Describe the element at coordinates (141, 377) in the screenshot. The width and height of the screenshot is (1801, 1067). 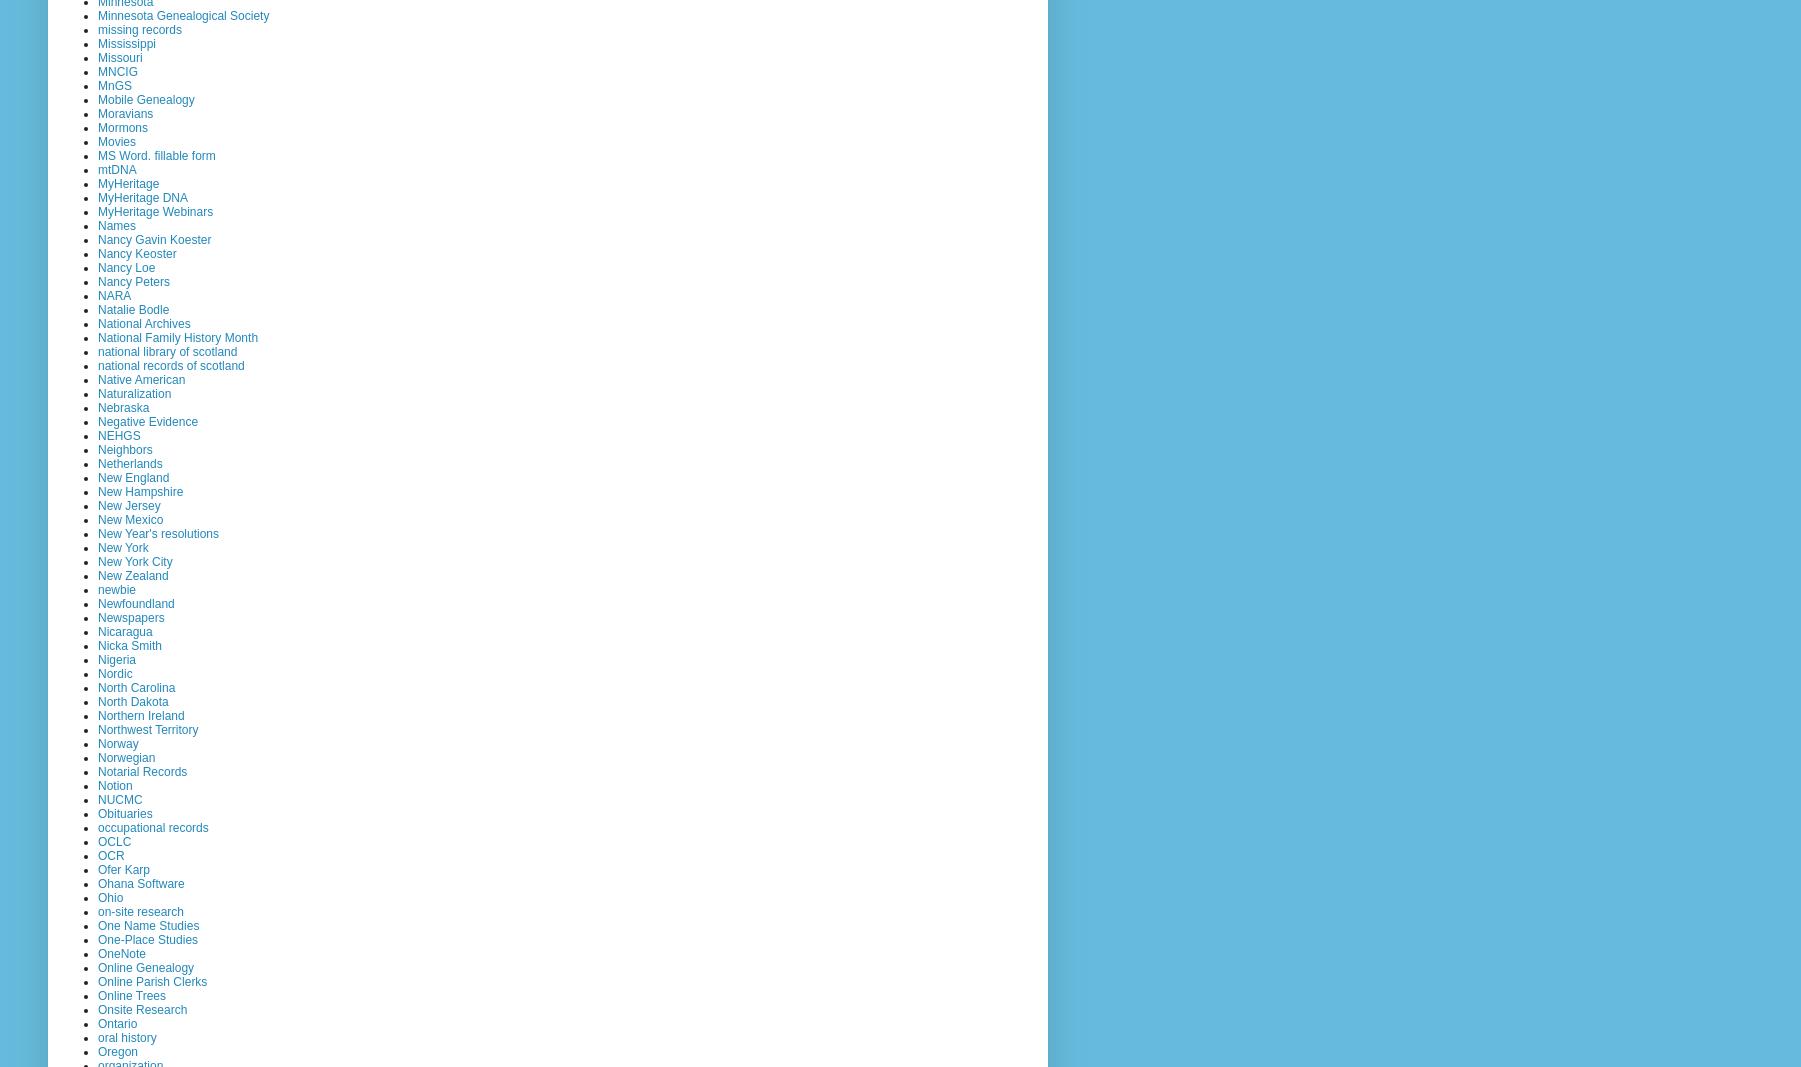
I see `'Native American'` at that location.